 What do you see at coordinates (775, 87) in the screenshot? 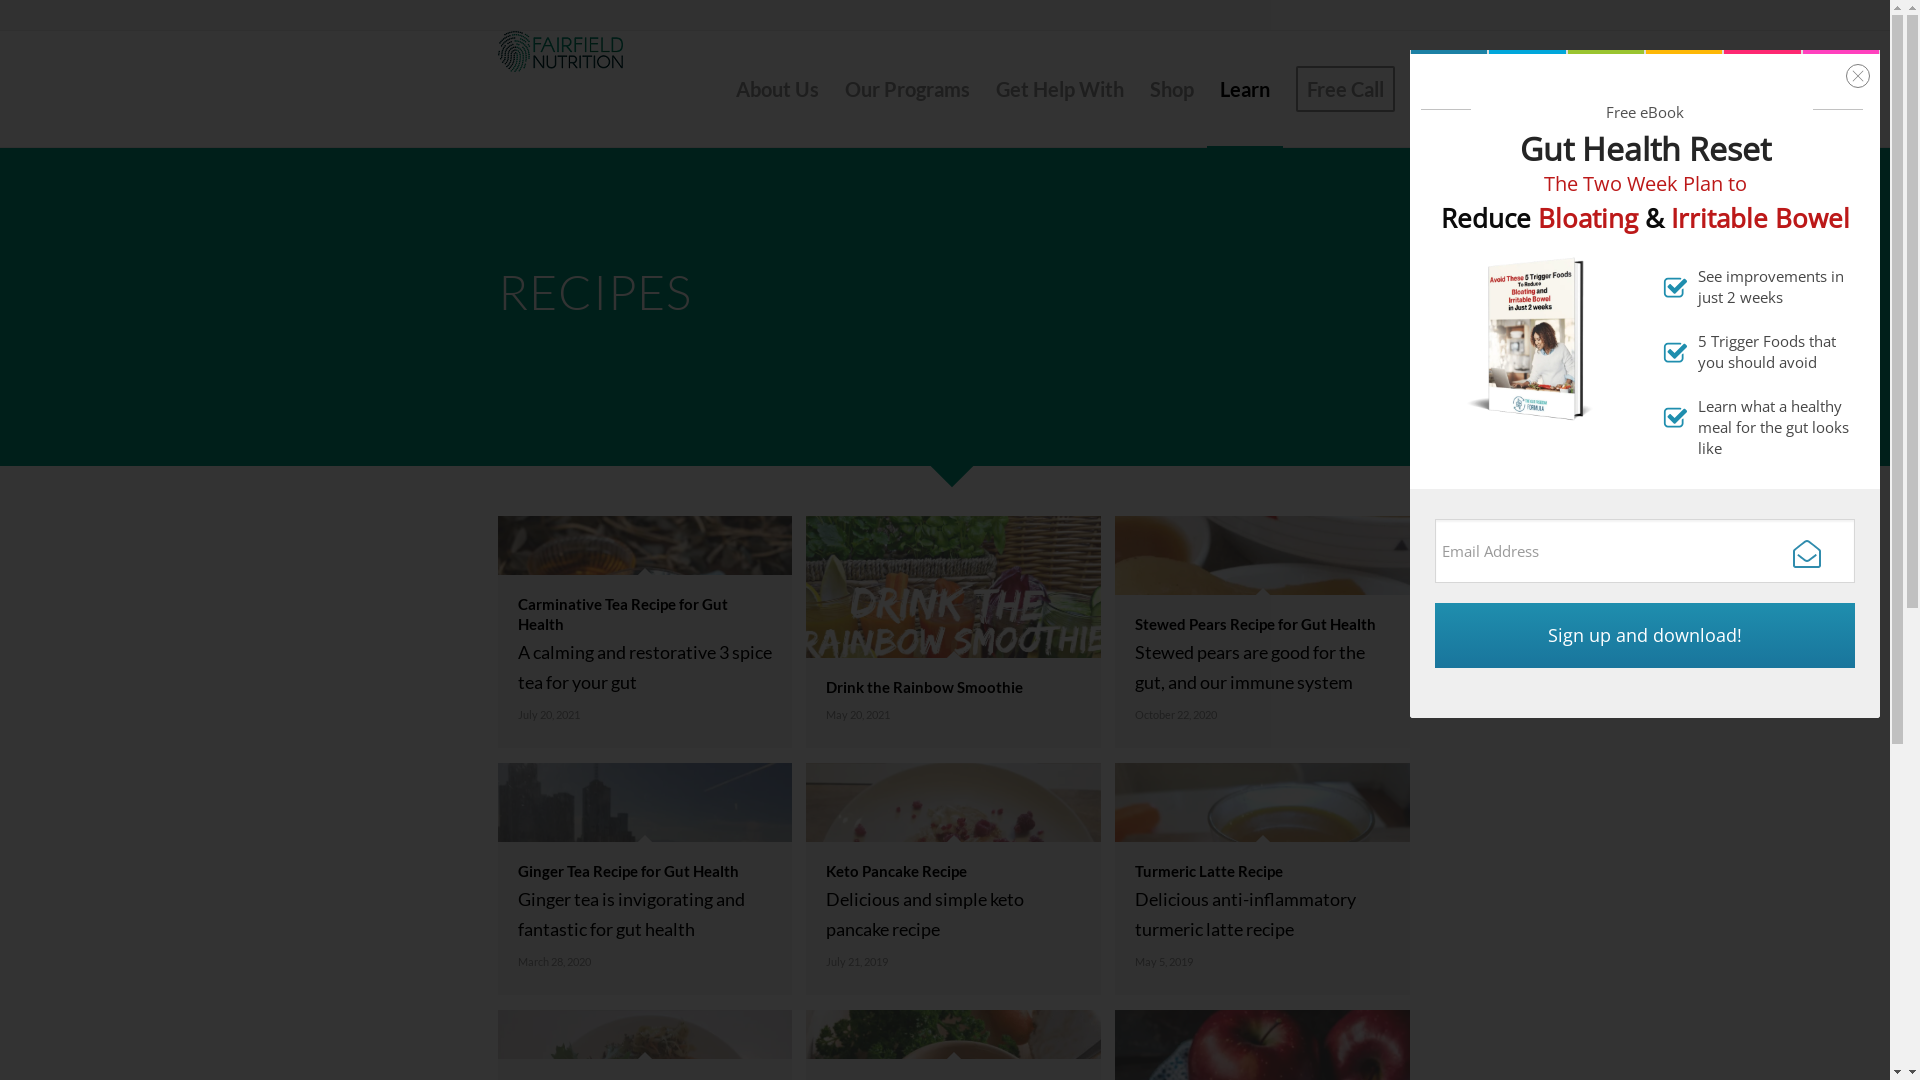
I see `'About Us'` at bounding box center [775, 87].